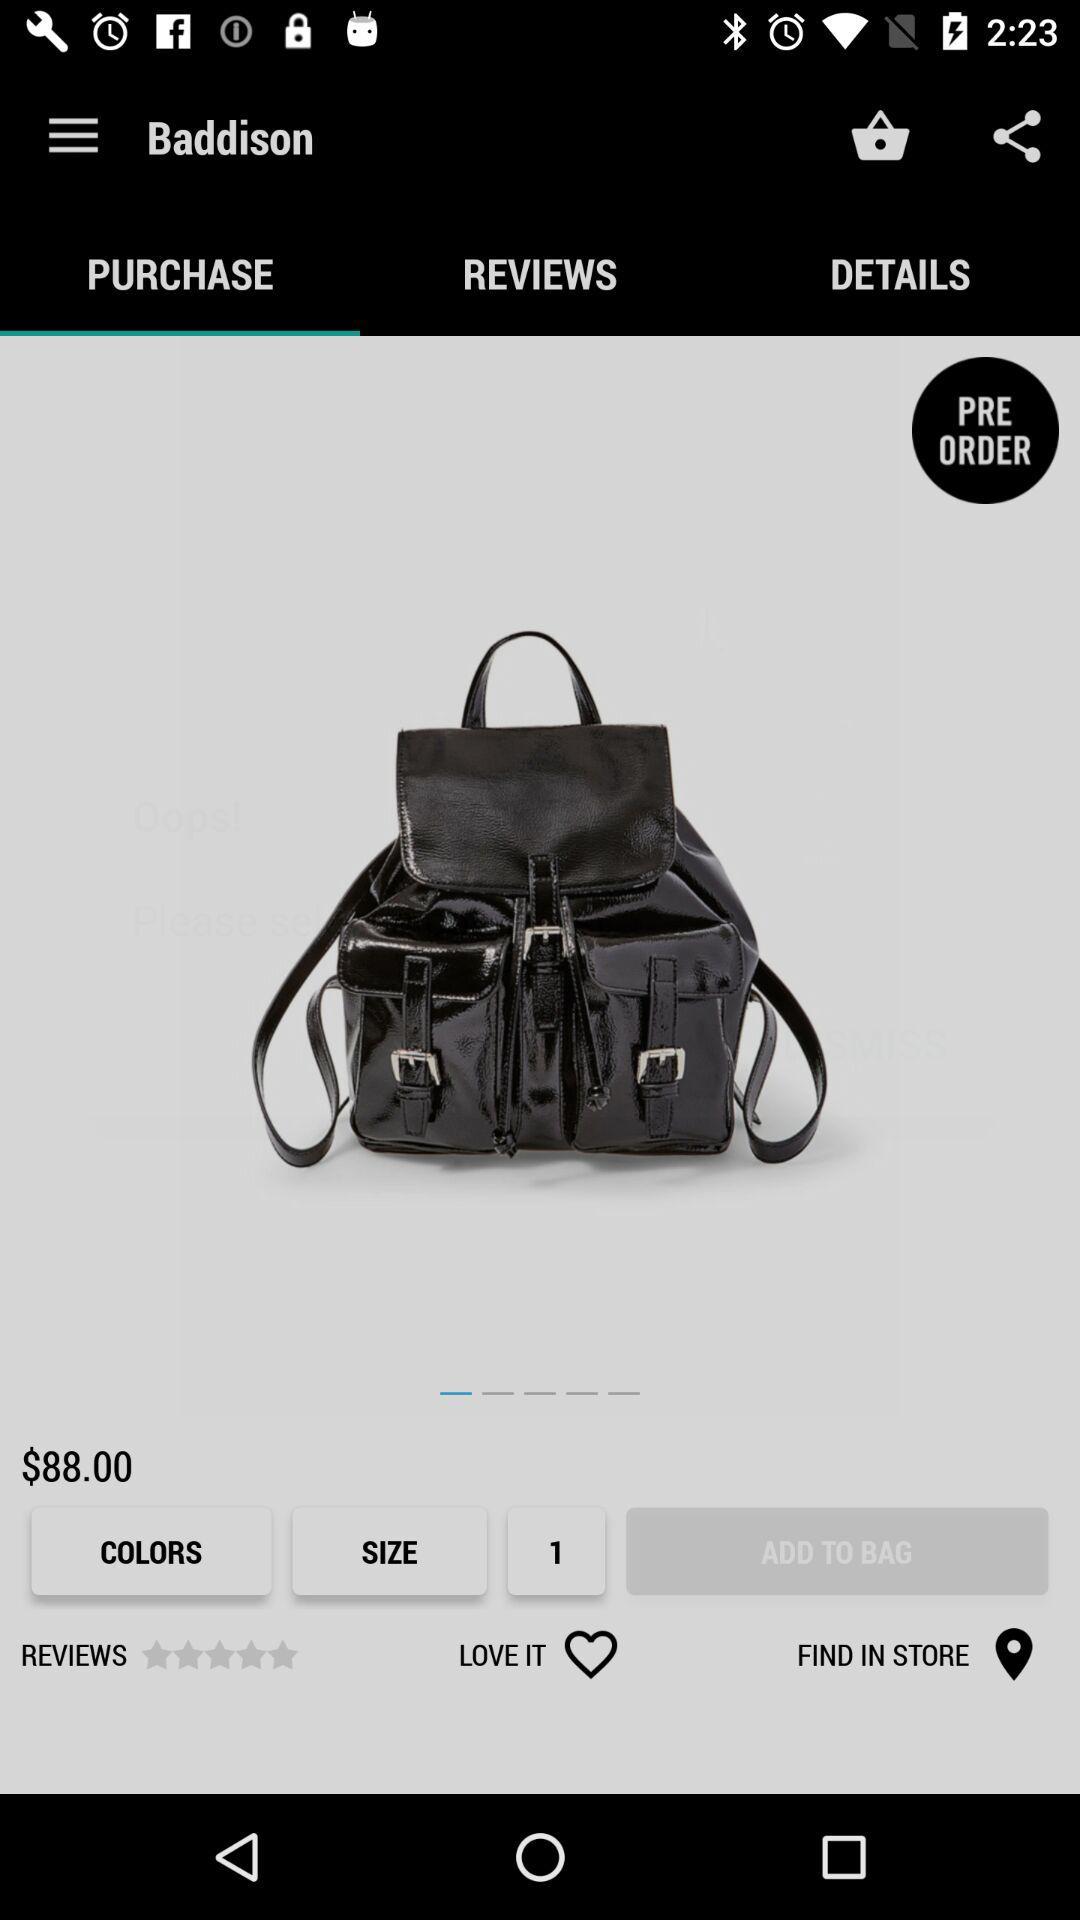 The width and height of the screenshot is (1080, 1920). What do you see at coordinates (540, 876) in the screenshot?
I see `the icon above the $88.00 icon` at bounding box center [540, 876].